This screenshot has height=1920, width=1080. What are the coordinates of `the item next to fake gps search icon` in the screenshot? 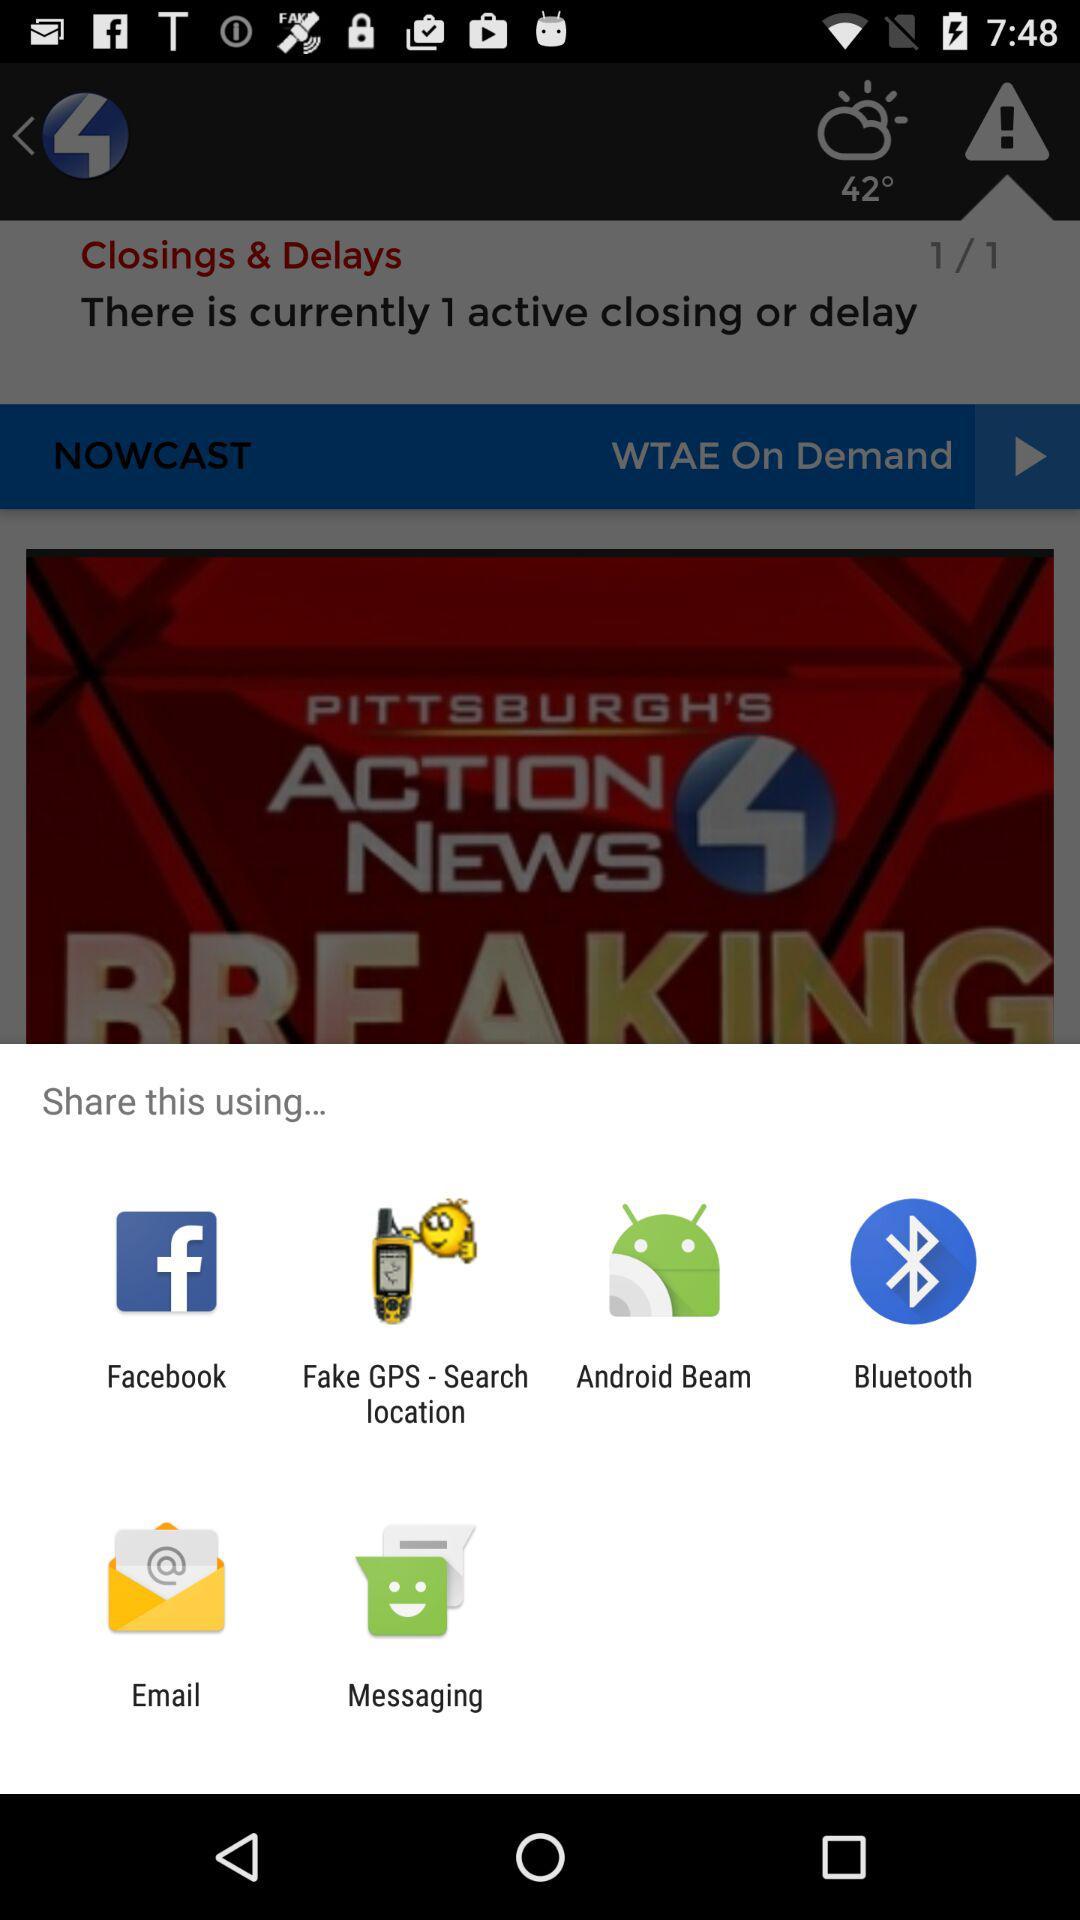 It's located at (165, 1392).